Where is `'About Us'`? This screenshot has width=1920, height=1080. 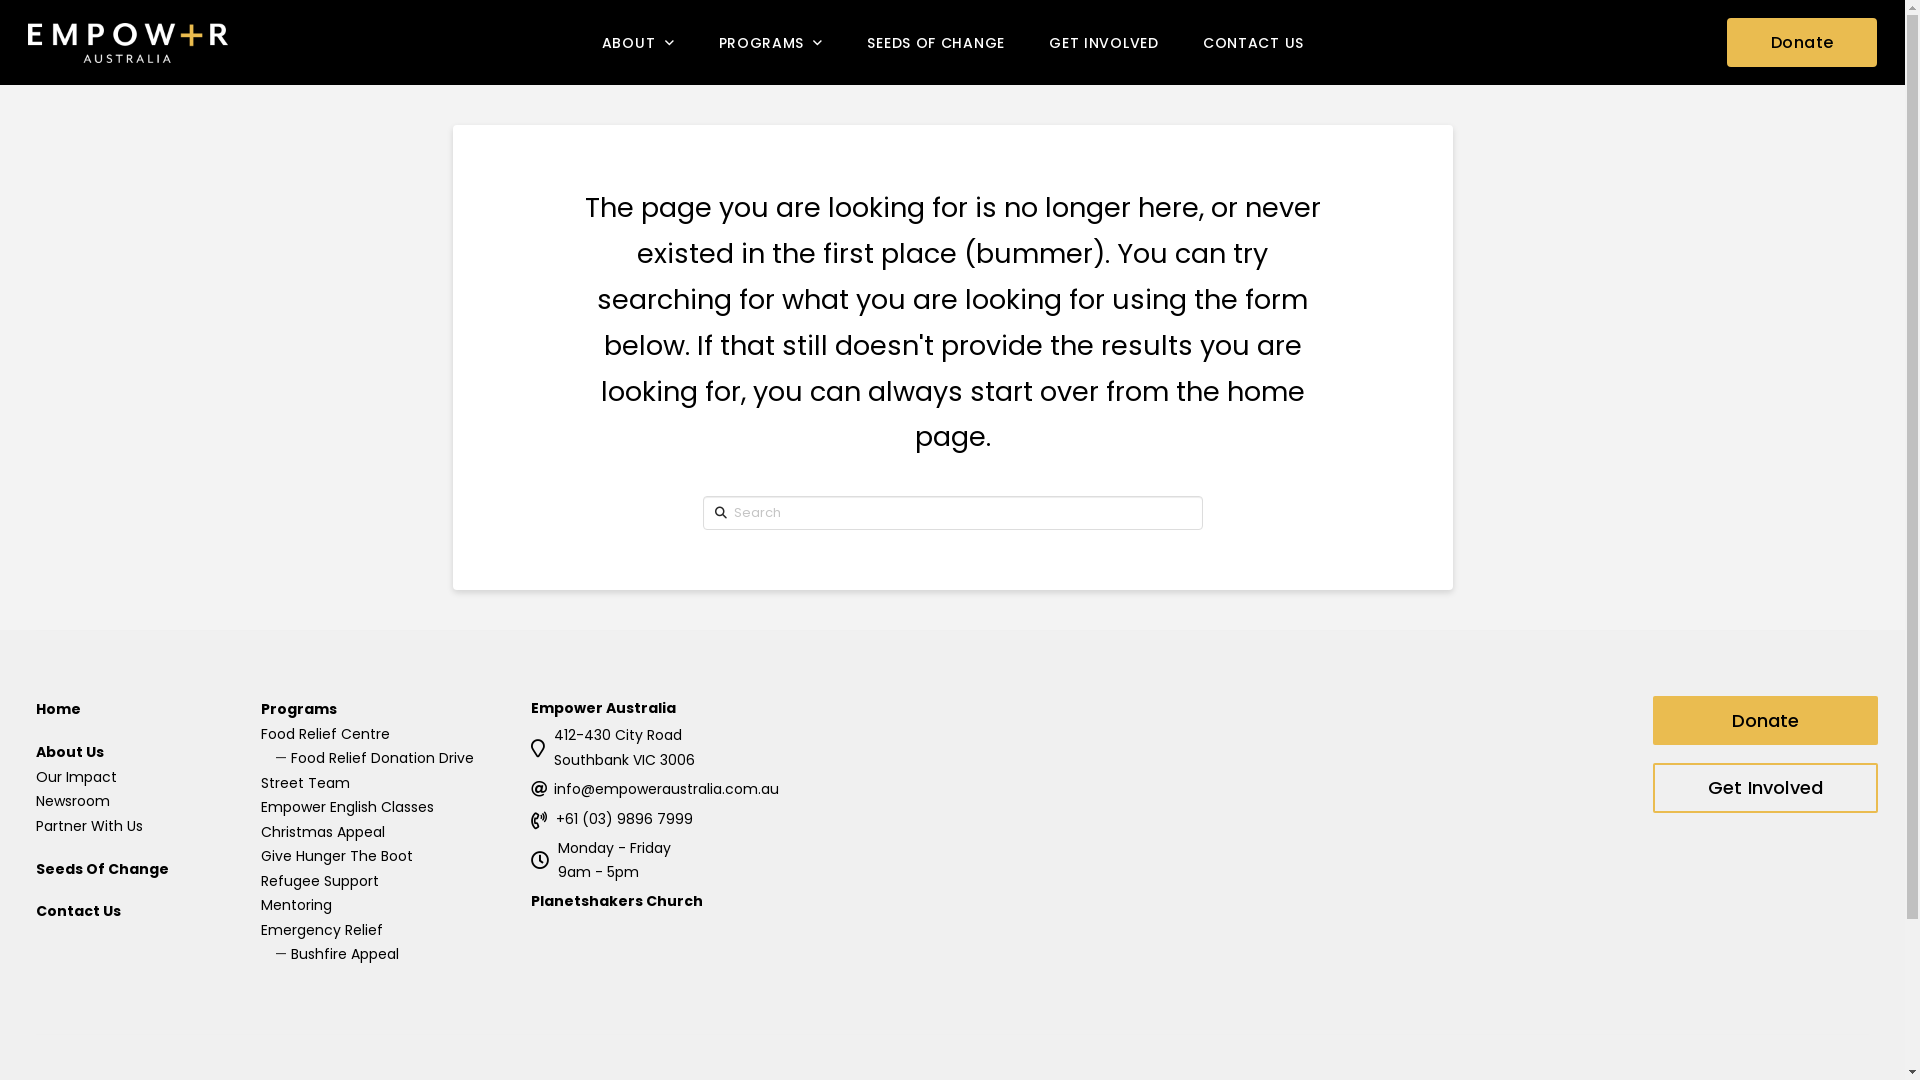
'About Us' is located at coordinates (70, 752).